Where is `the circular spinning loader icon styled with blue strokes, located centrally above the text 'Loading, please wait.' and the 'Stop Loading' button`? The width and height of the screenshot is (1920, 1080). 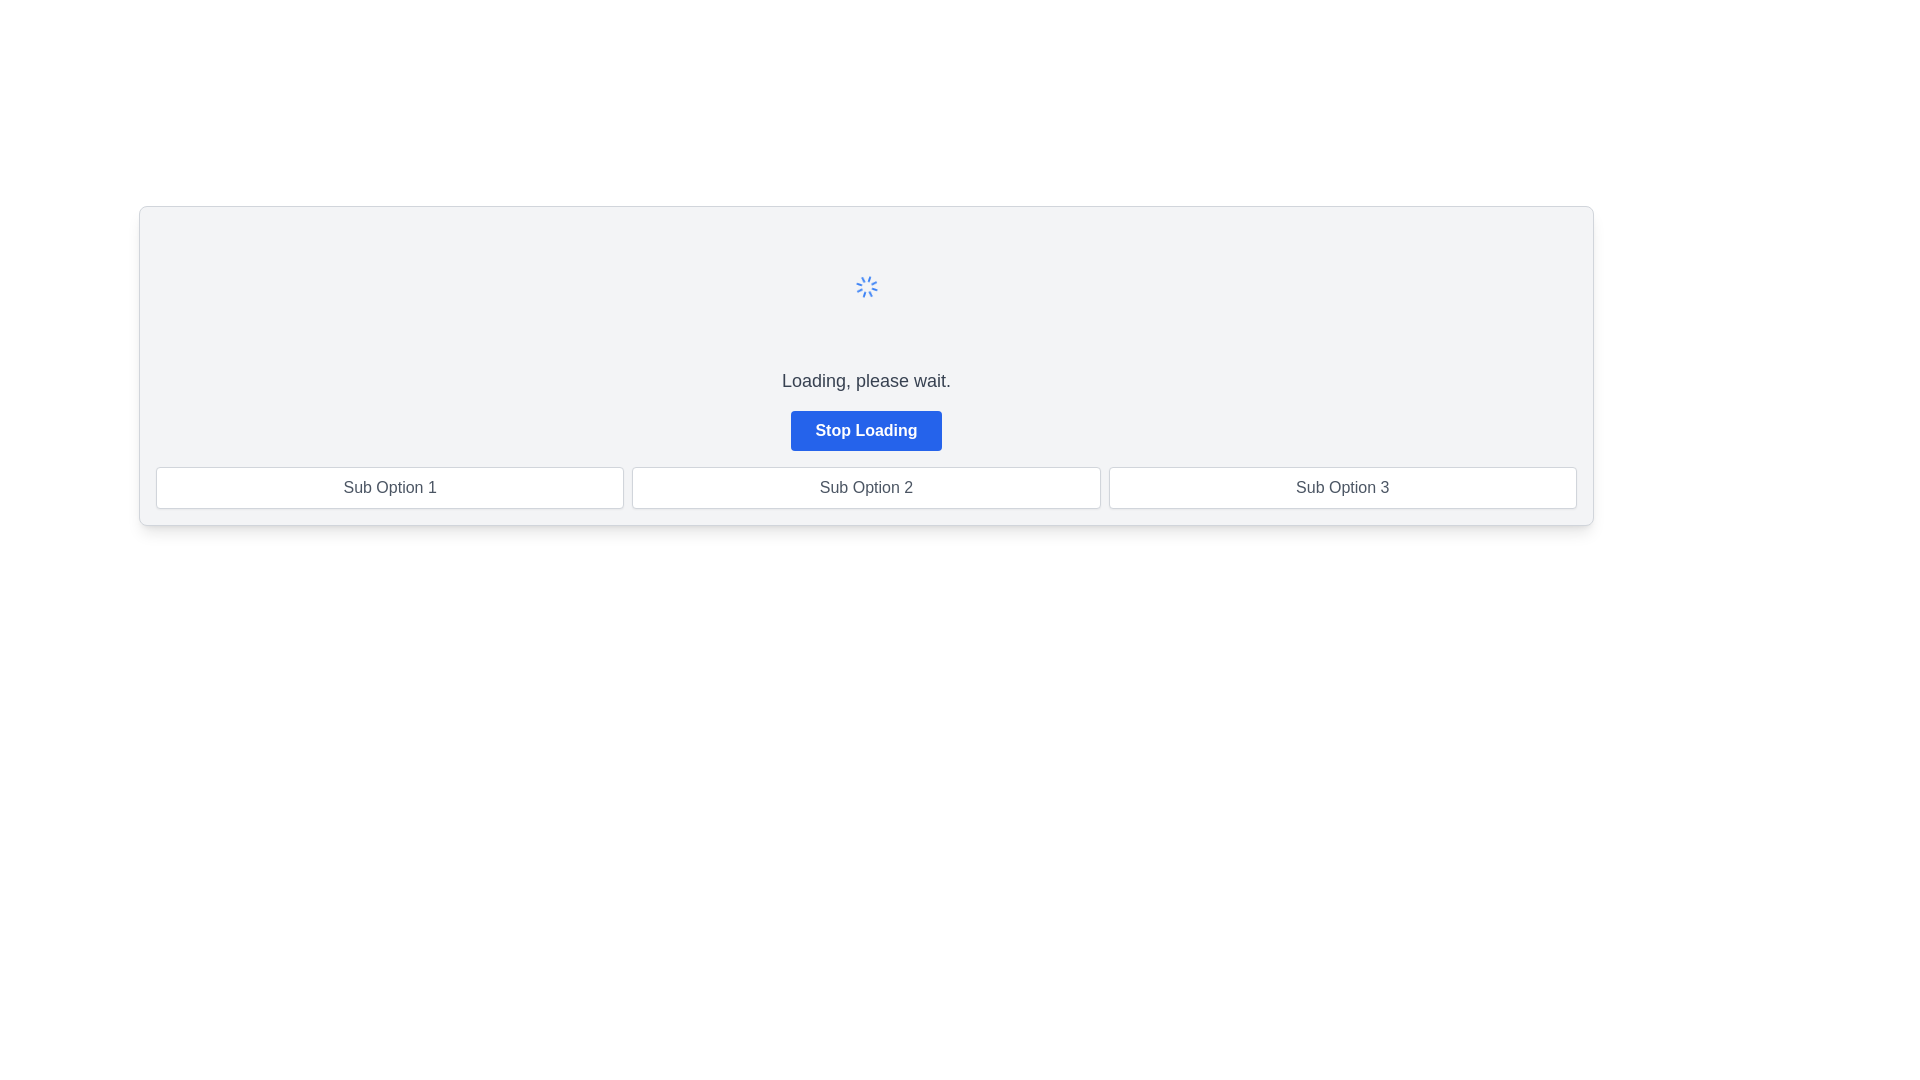 the circular spinning loader icon styled with blue strokes, located centrally above the text 'Loading, please wait.' and the 'Stop Loading' button is located at coordinates (866, 286).